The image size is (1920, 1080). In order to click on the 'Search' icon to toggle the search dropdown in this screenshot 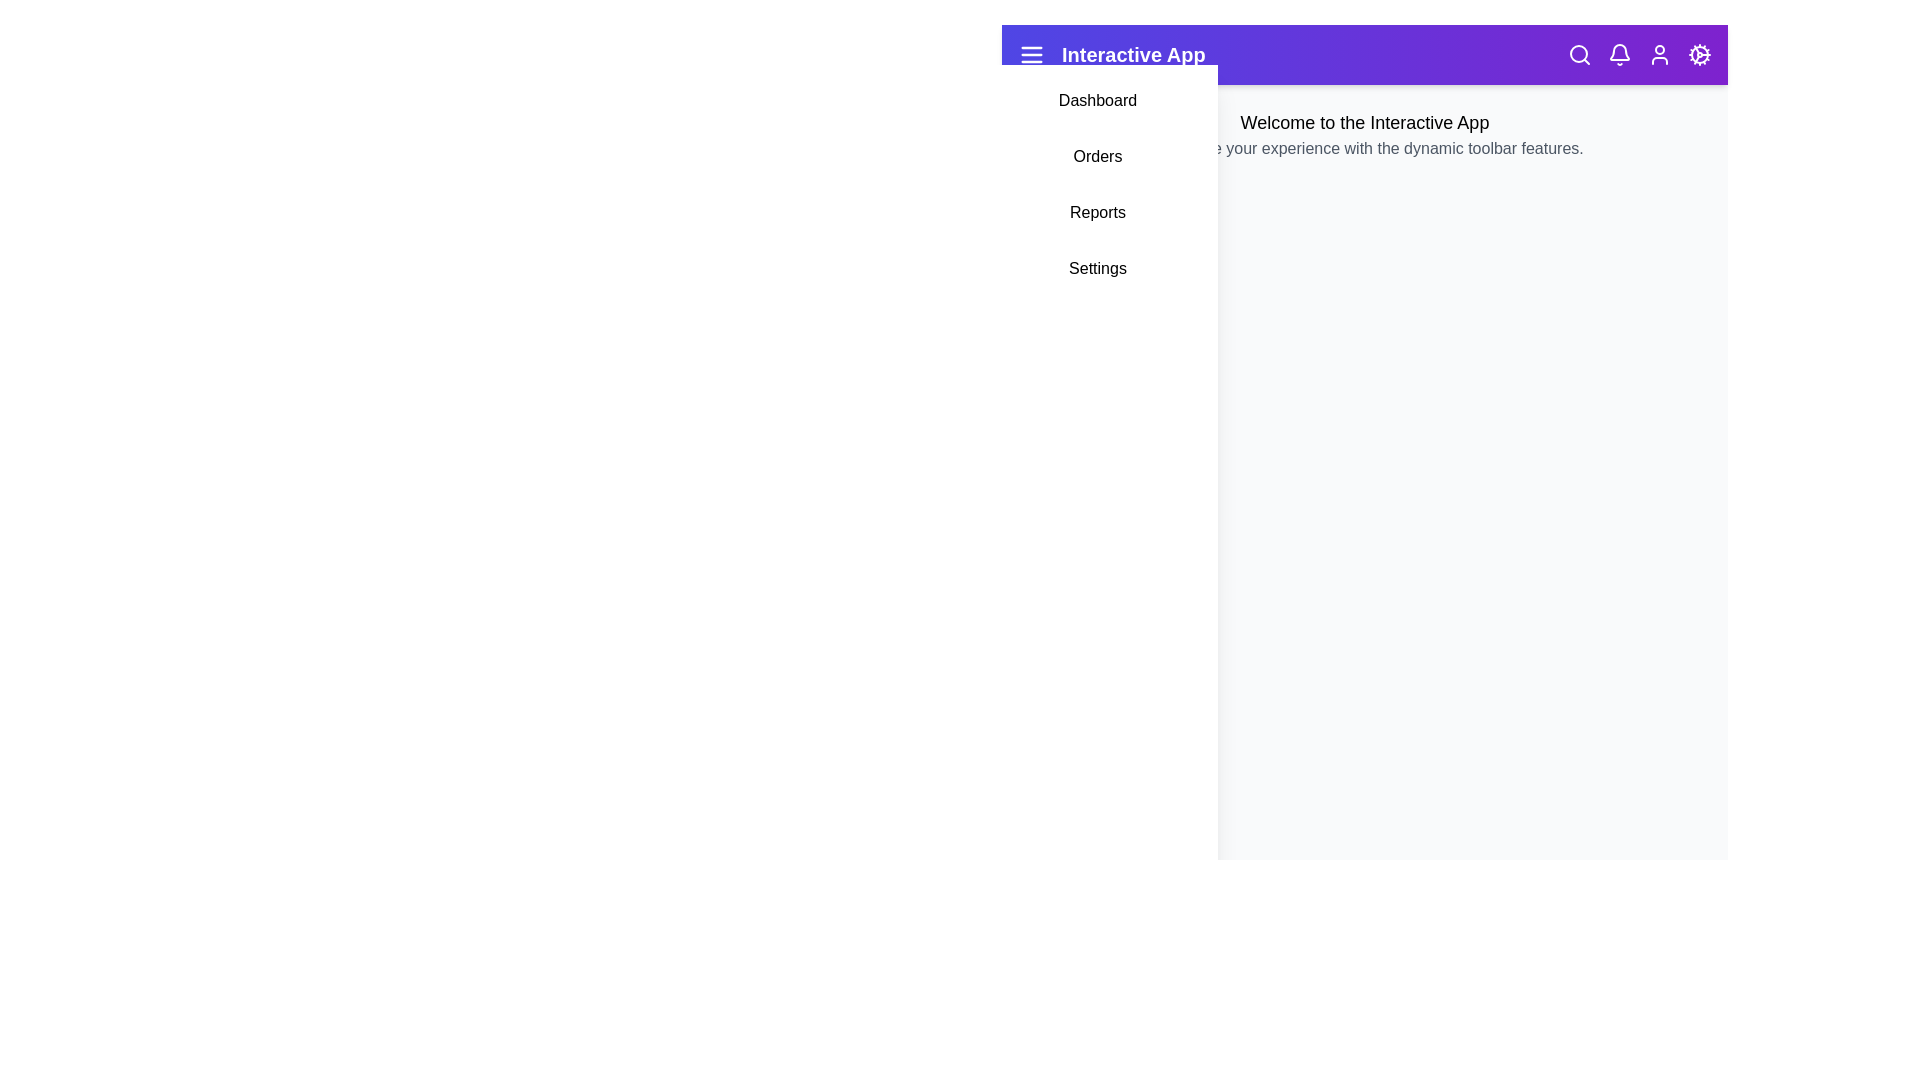, I will do `click(1578, 53)`.